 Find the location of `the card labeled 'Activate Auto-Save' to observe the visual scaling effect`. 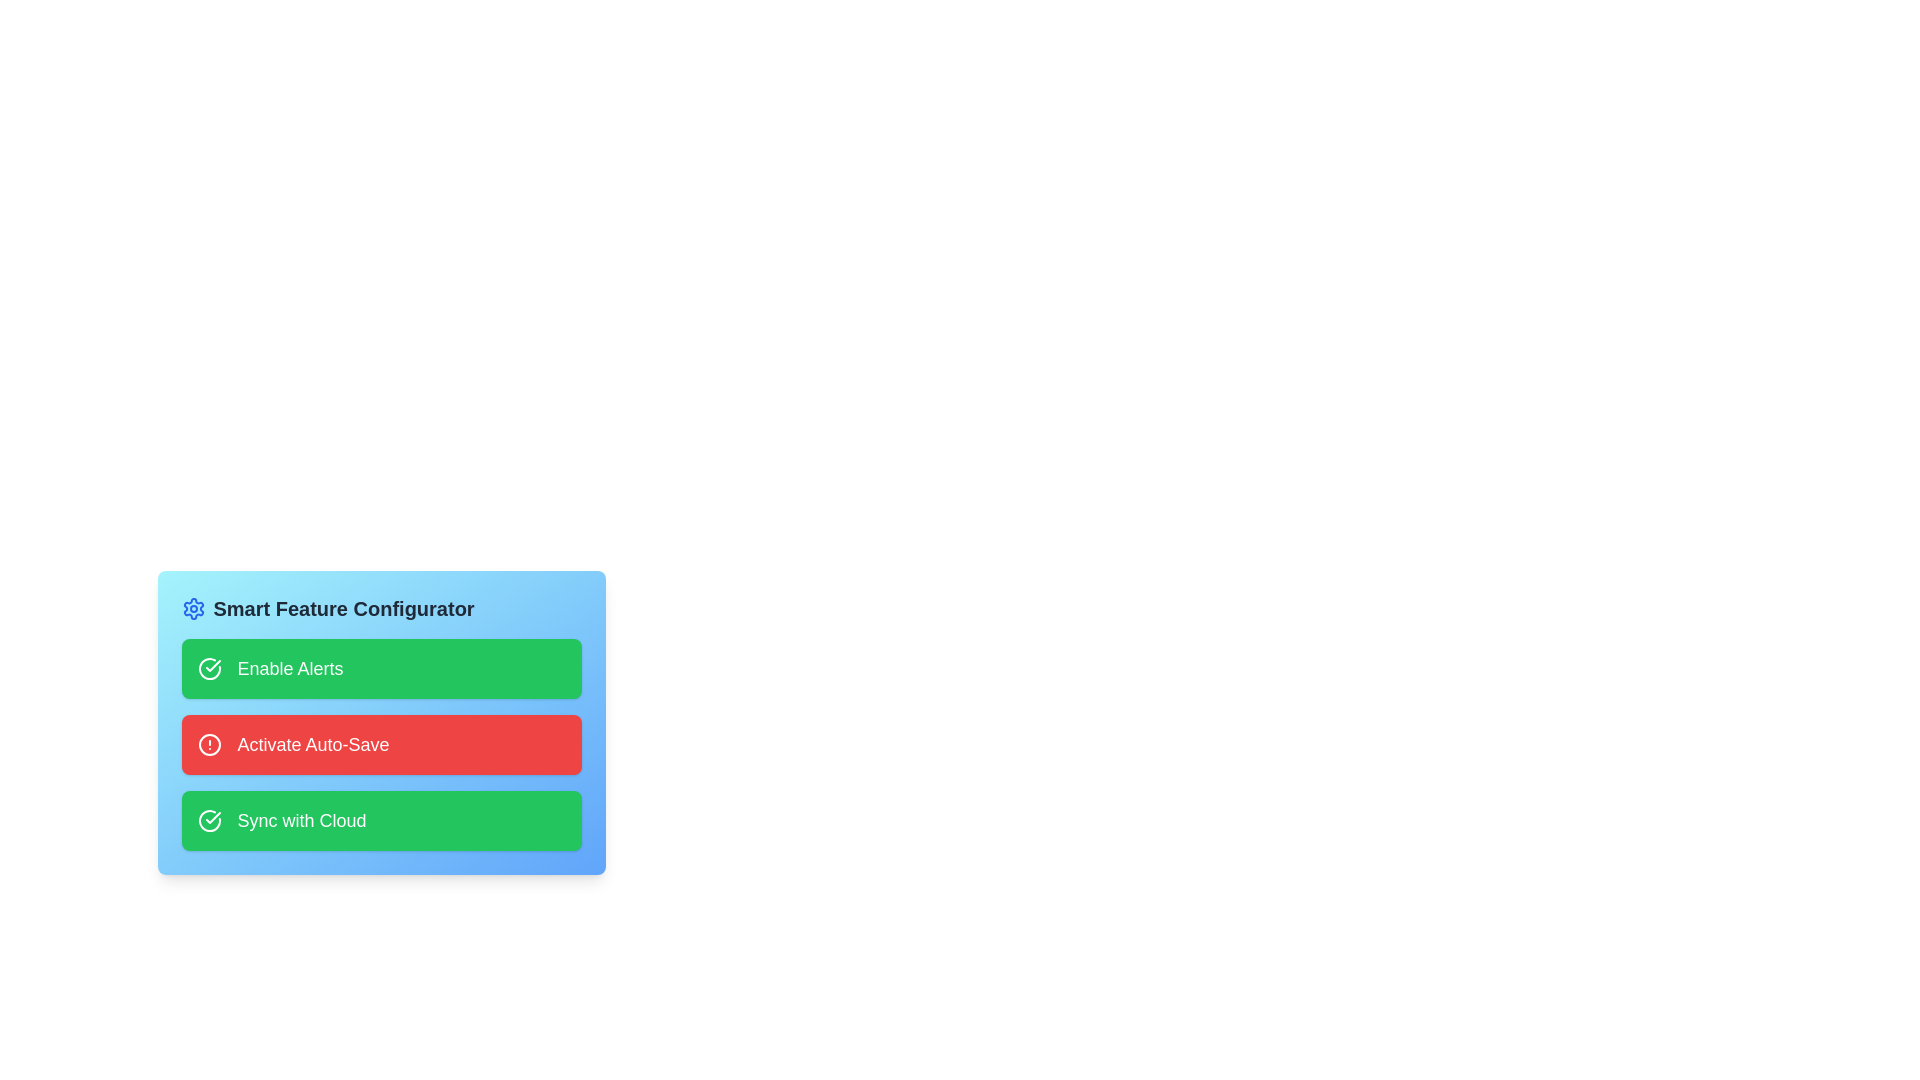

the card labeled 'Activate Auto-Save' to observe the visual scaling effect is located at coordinates (381, 744).